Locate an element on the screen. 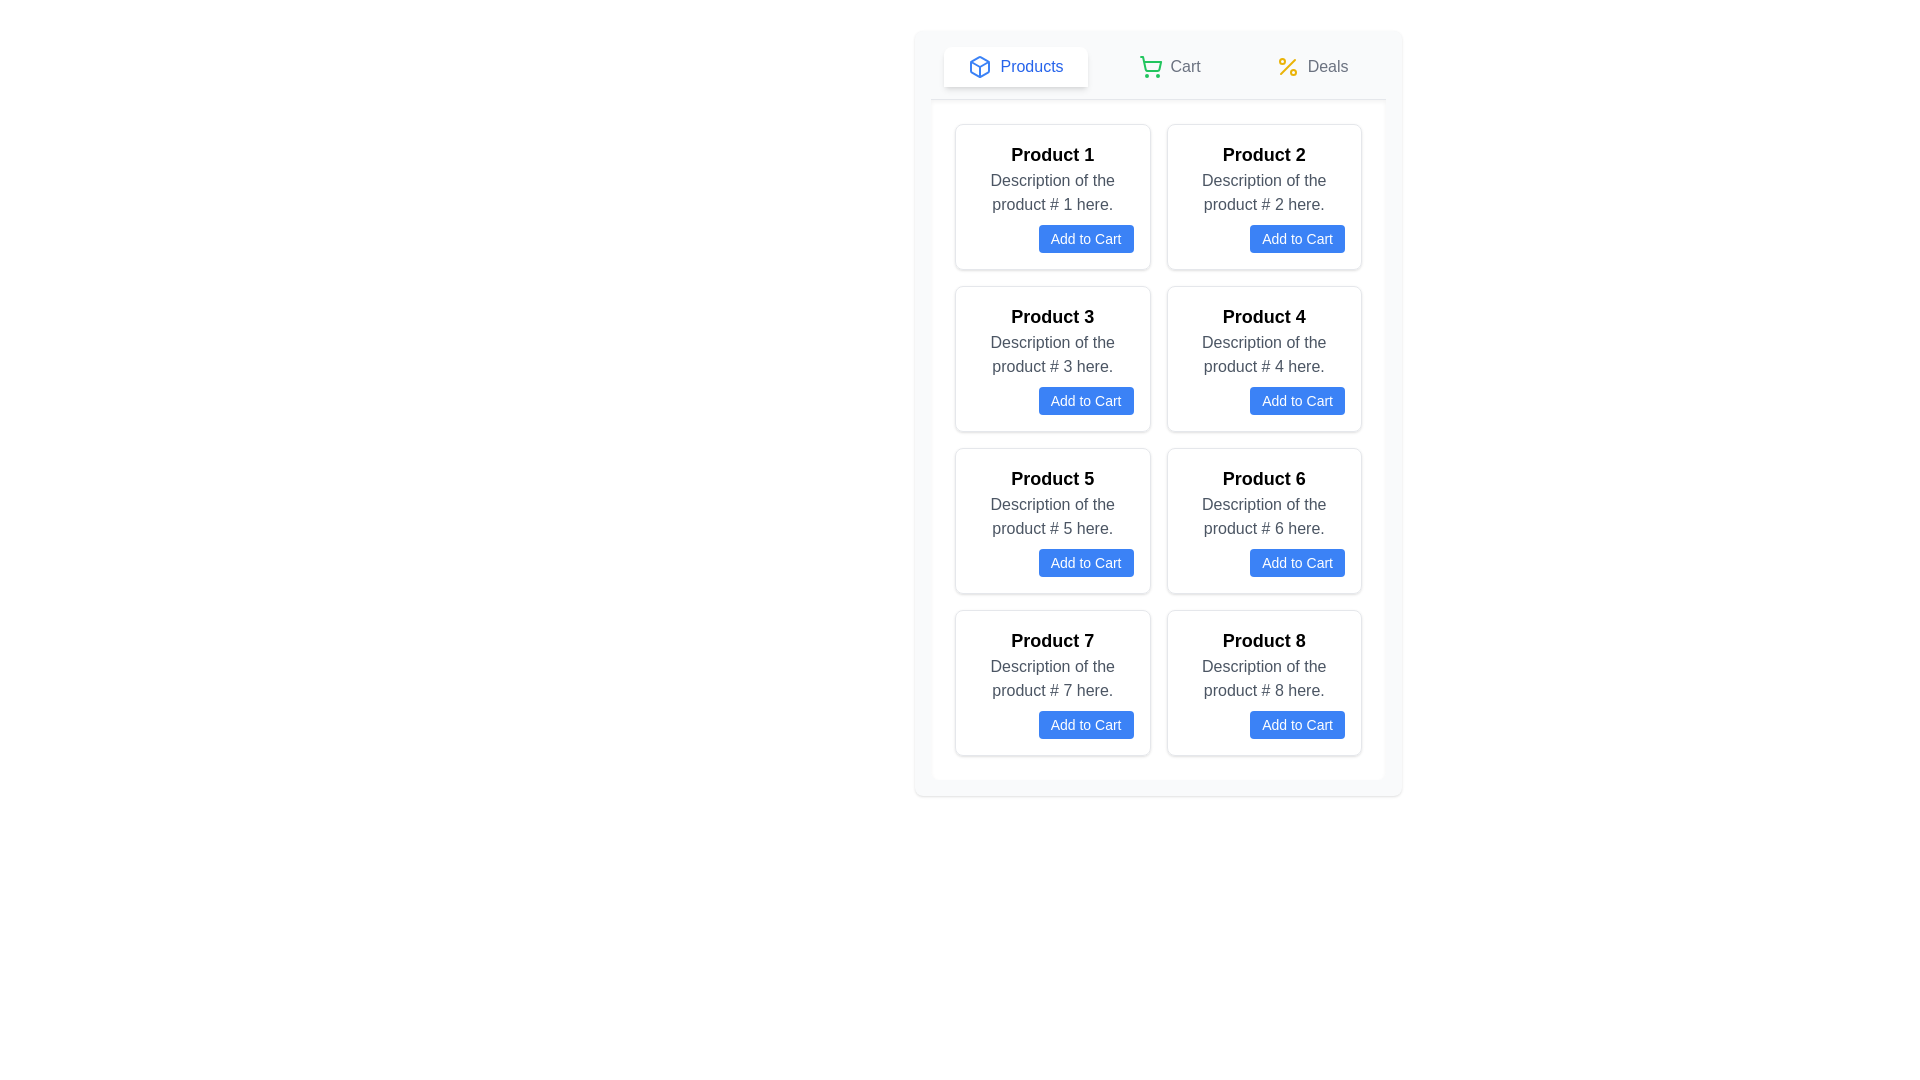 This screenshot has height=1080, width=1920. the product title text located at the top of the card in the third row, first column of a grid layout is located at coordinates (1051, 478).